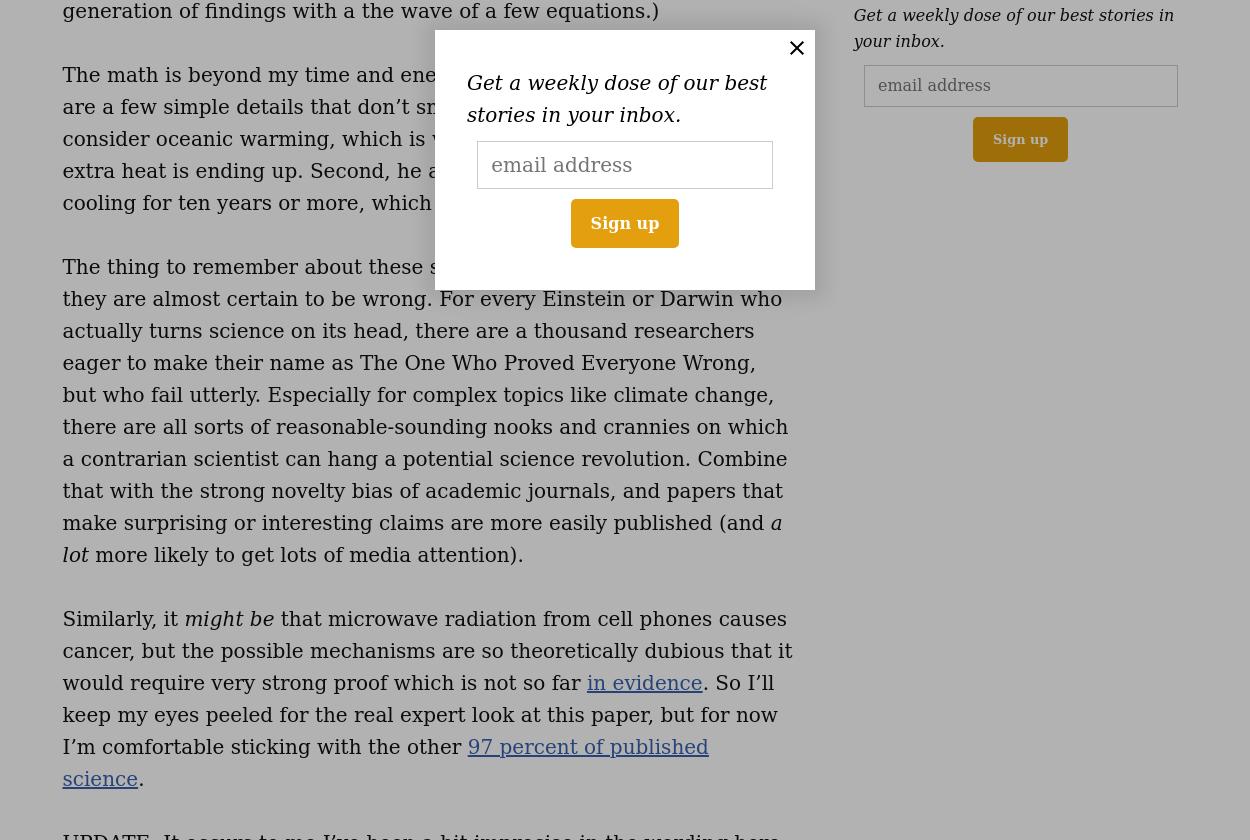 This screenshot has height=840, width=1250. What do you see at coordinates (305, 554) in the screenshot?
I see `'more likely to get lots of media attention).'` at bounding box center [305, 554].